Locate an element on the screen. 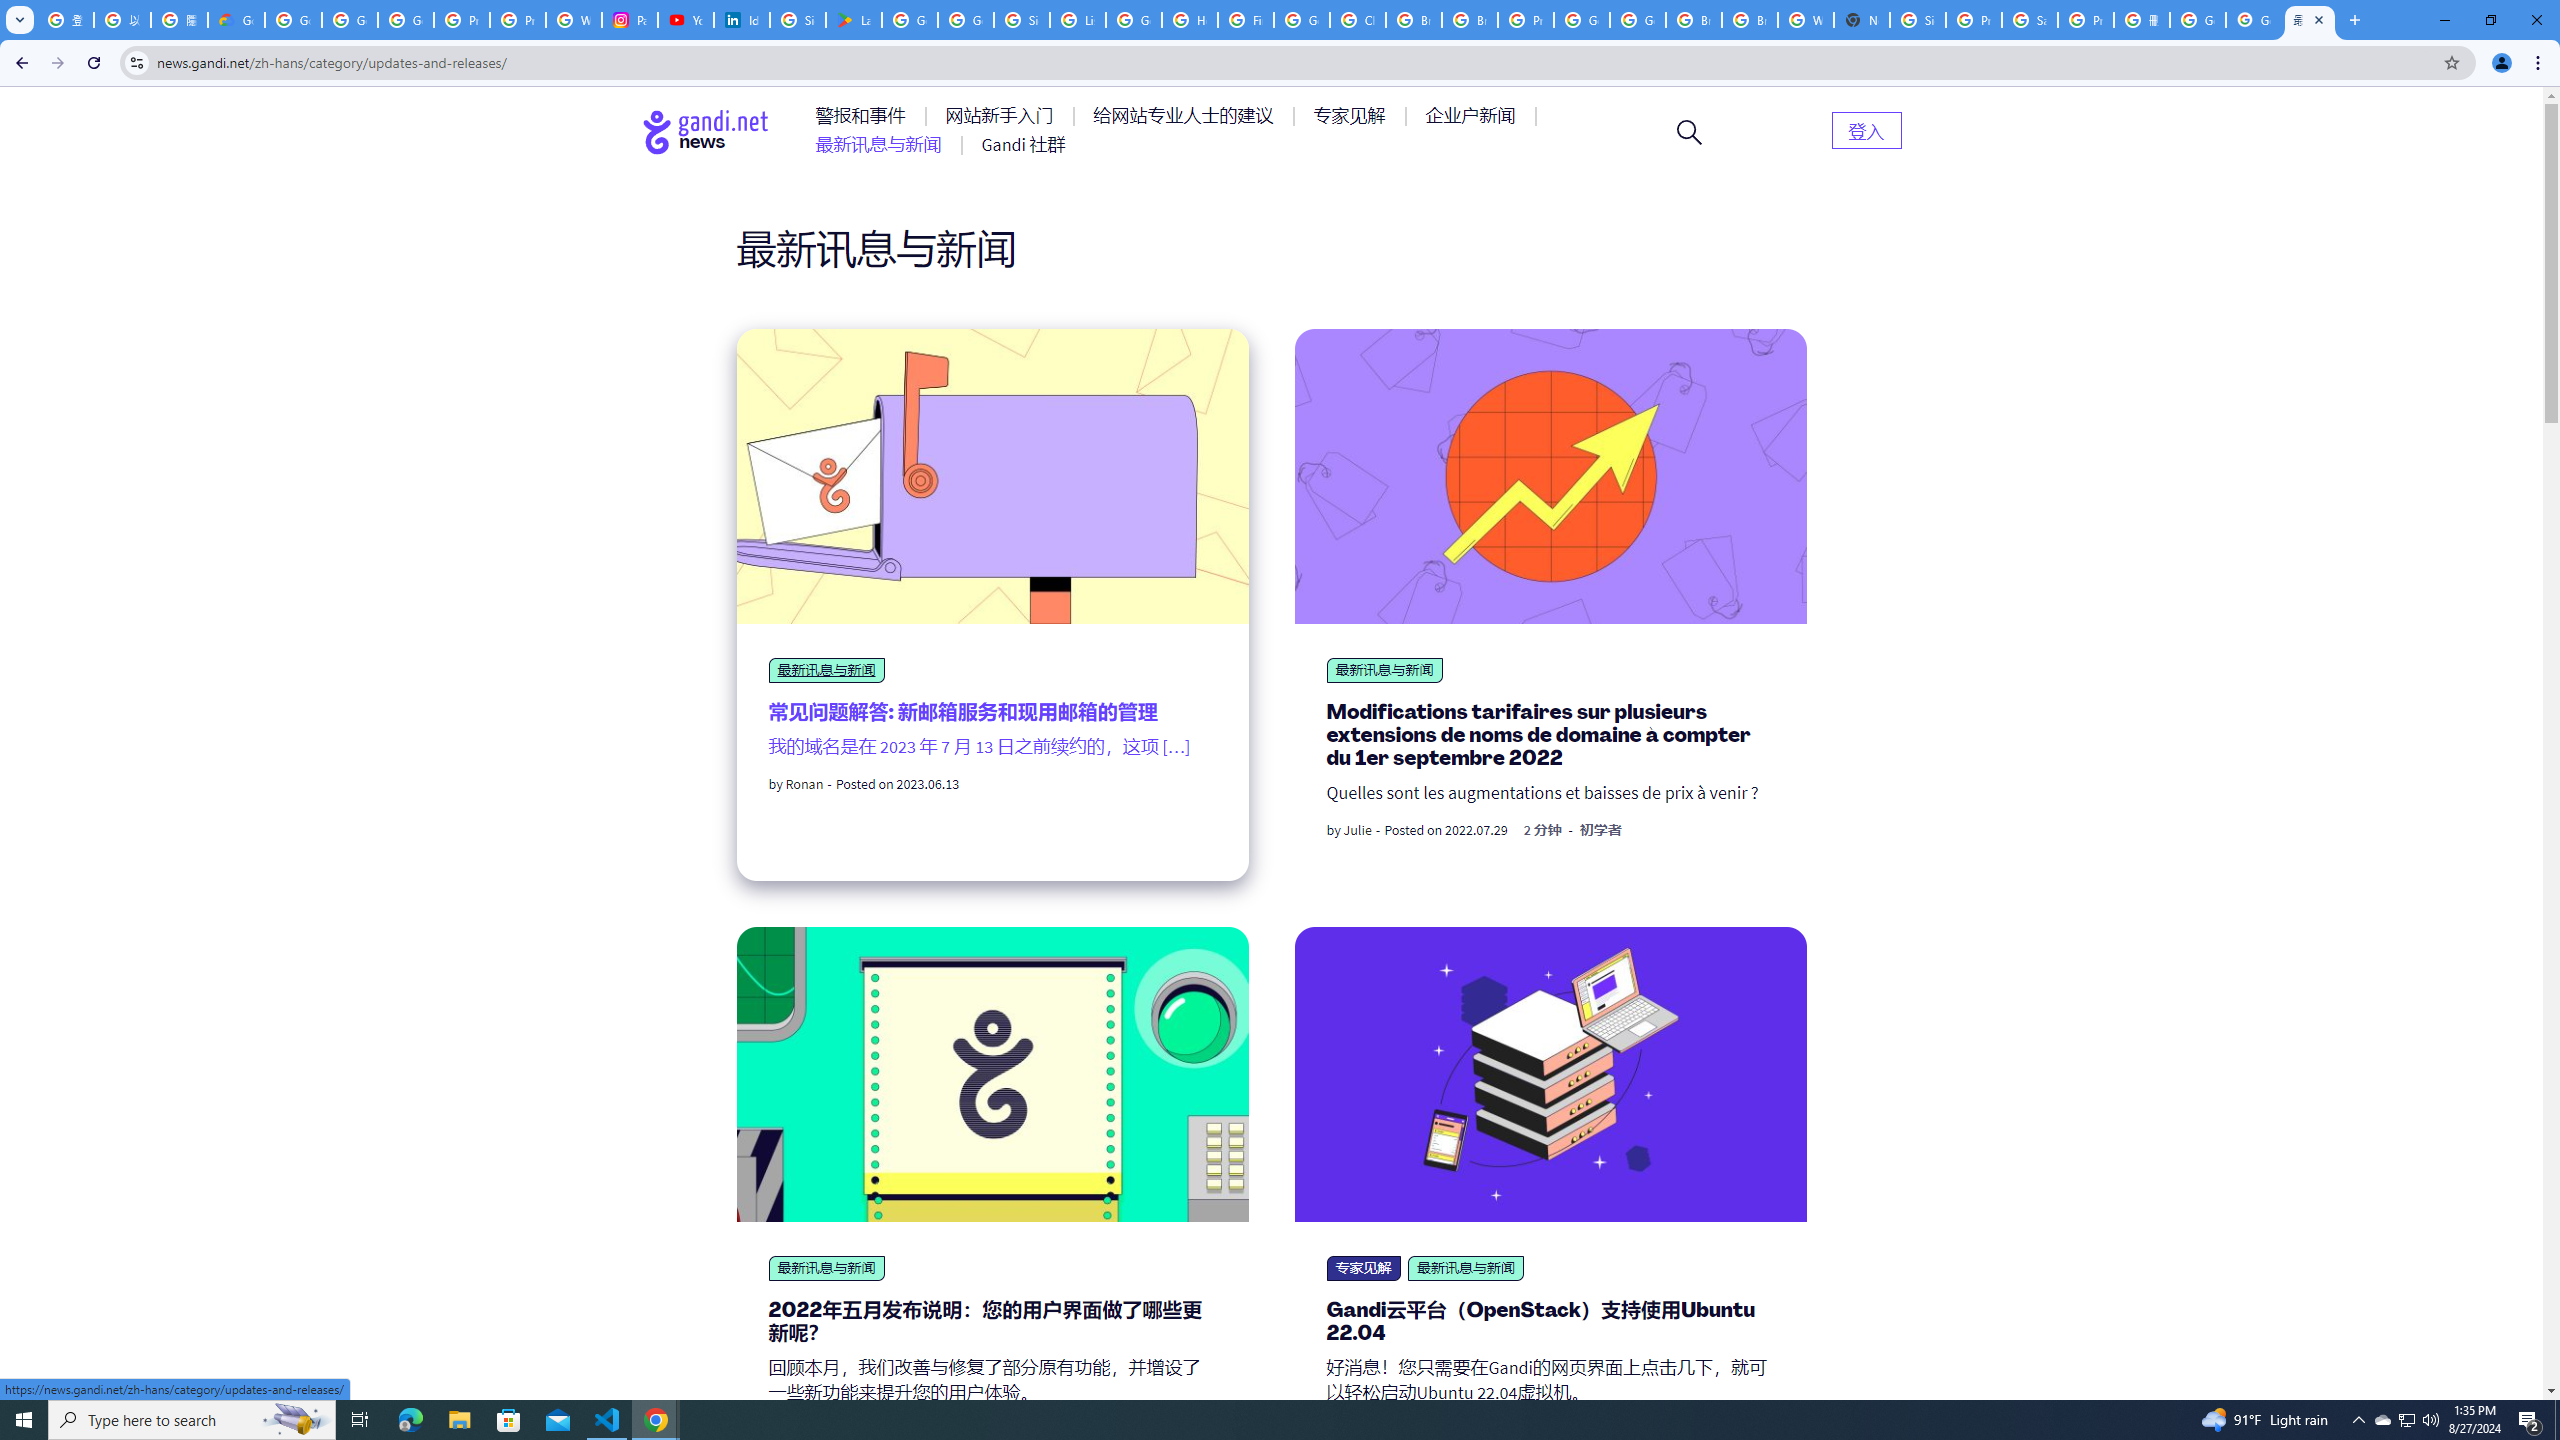 This screenshot has height=1440, width=2560. 'AutomationID: menu-item-77761' is located at coordinates (864, 114).